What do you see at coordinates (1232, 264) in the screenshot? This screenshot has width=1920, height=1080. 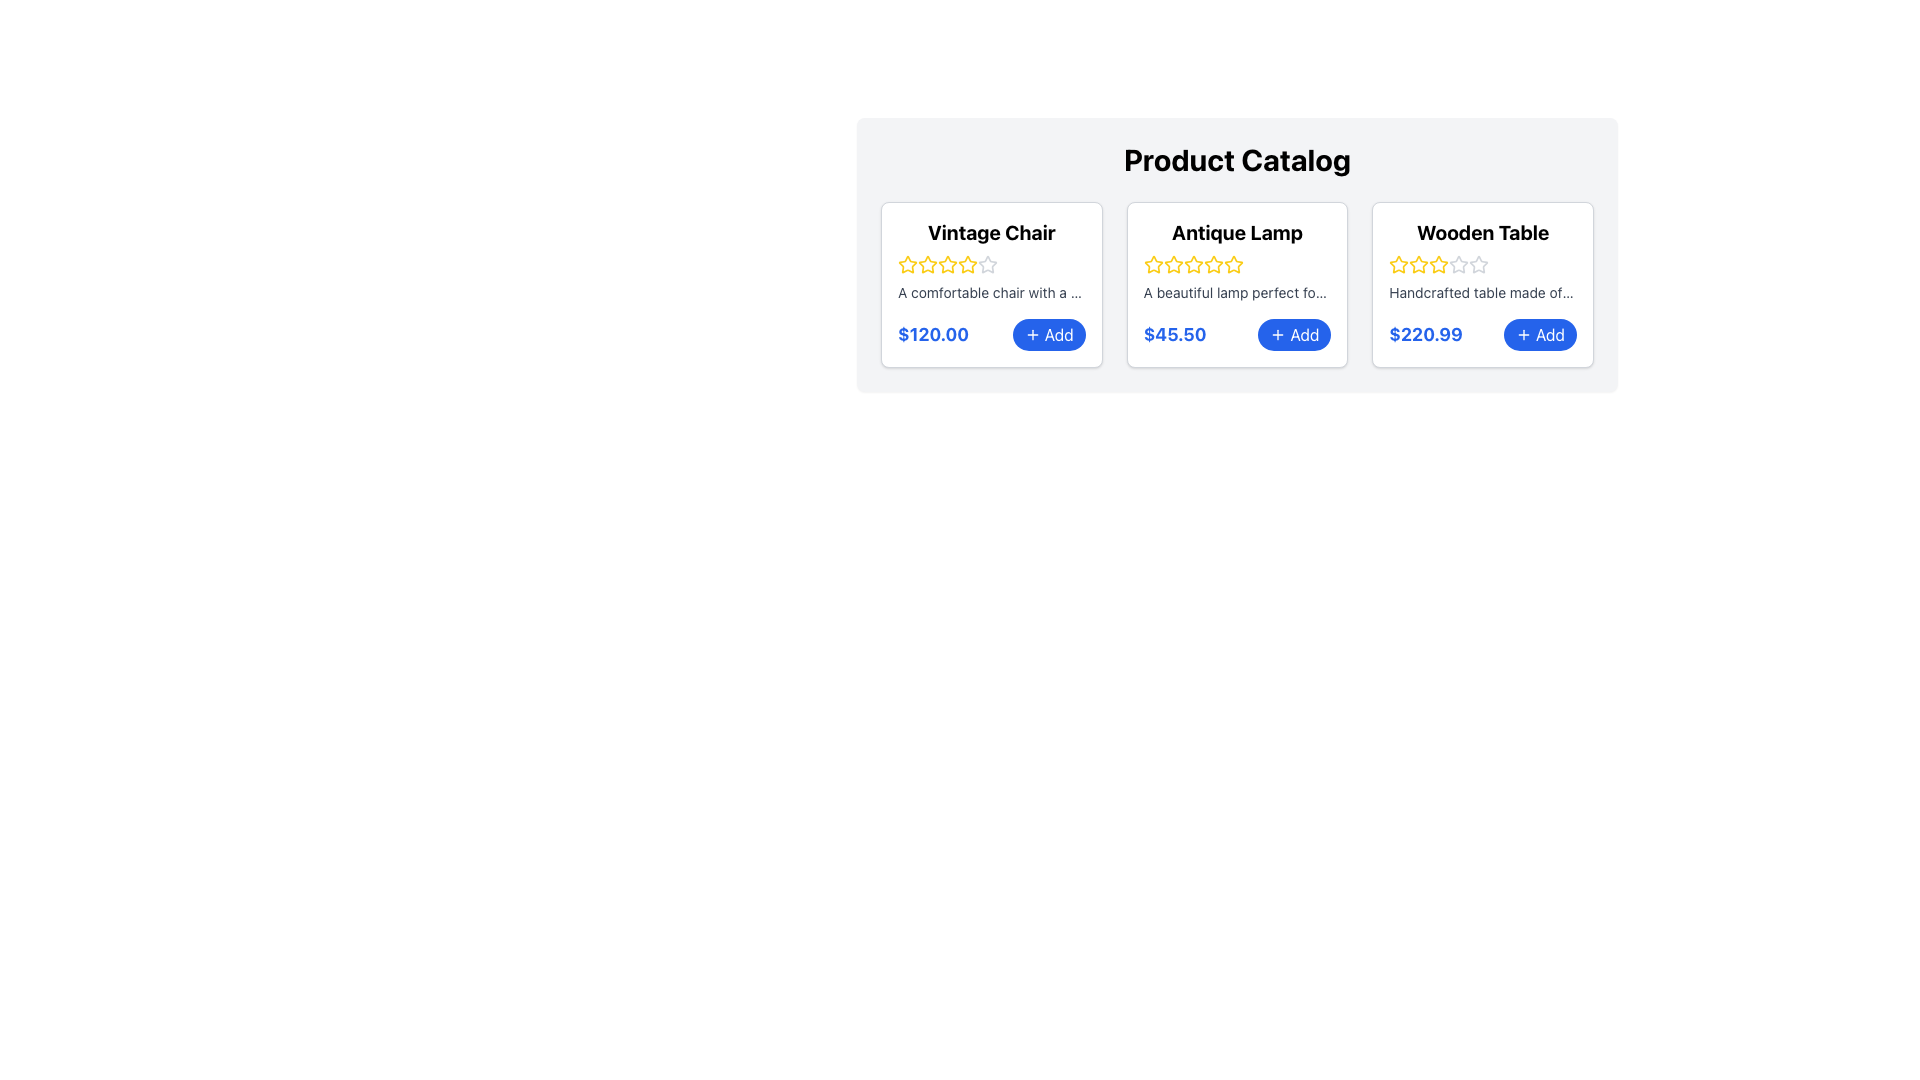 I see `the fourth star icon in the 5-star rating component for the 'Antique Lamp' product` at bounding box center [1232, 264].